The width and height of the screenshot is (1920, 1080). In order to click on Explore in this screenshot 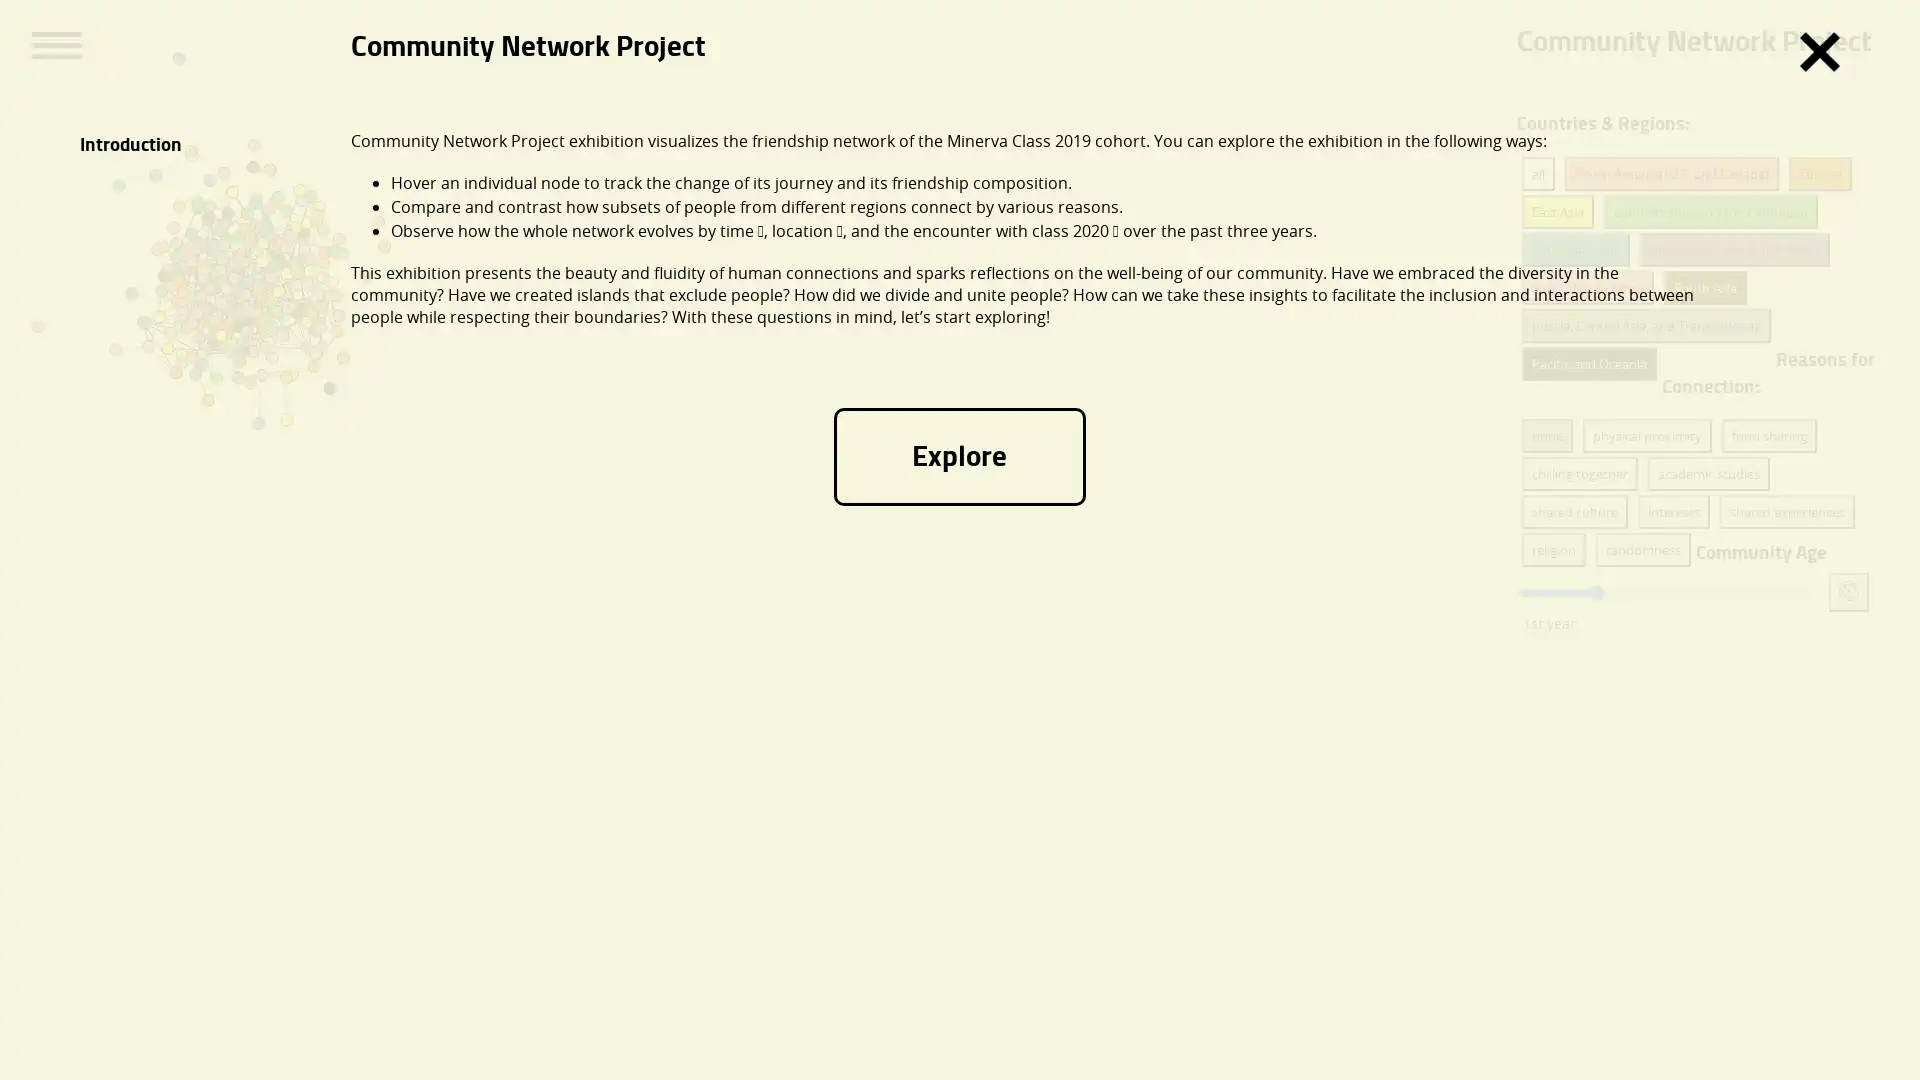, I will do `click(958, 456)`.